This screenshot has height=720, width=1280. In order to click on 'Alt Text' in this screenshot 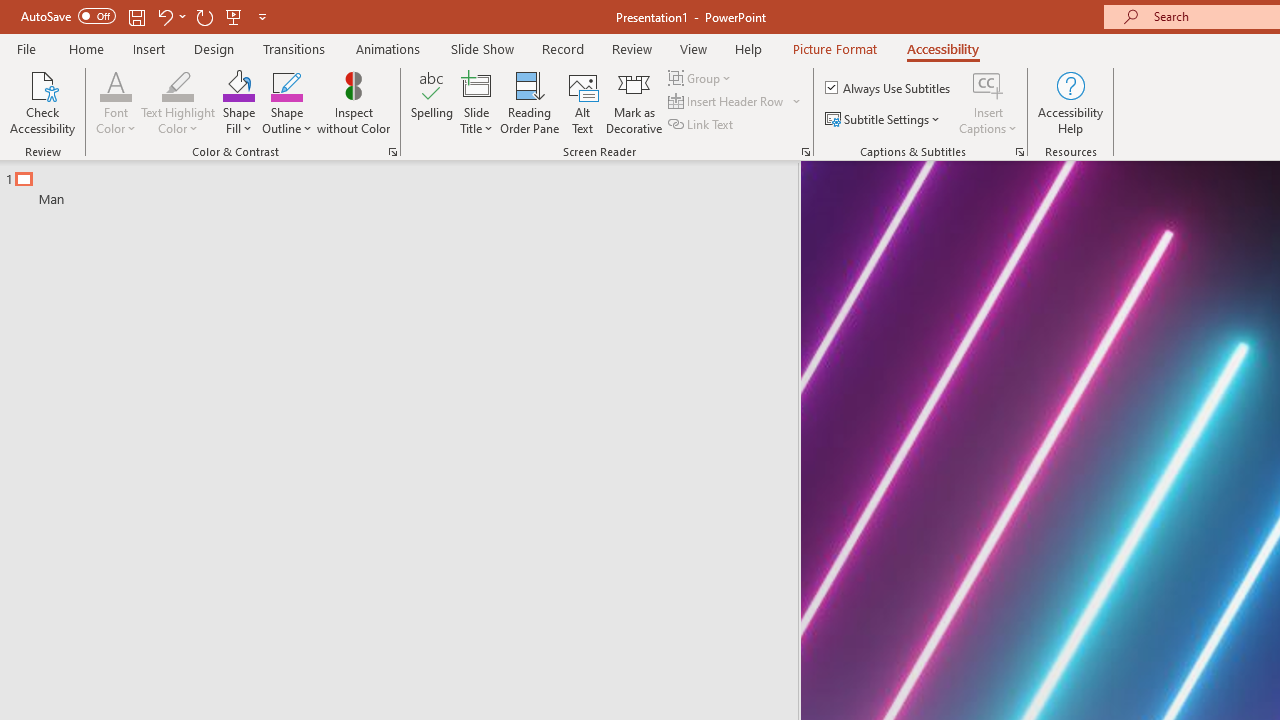, I will do `click(582, 103)`.